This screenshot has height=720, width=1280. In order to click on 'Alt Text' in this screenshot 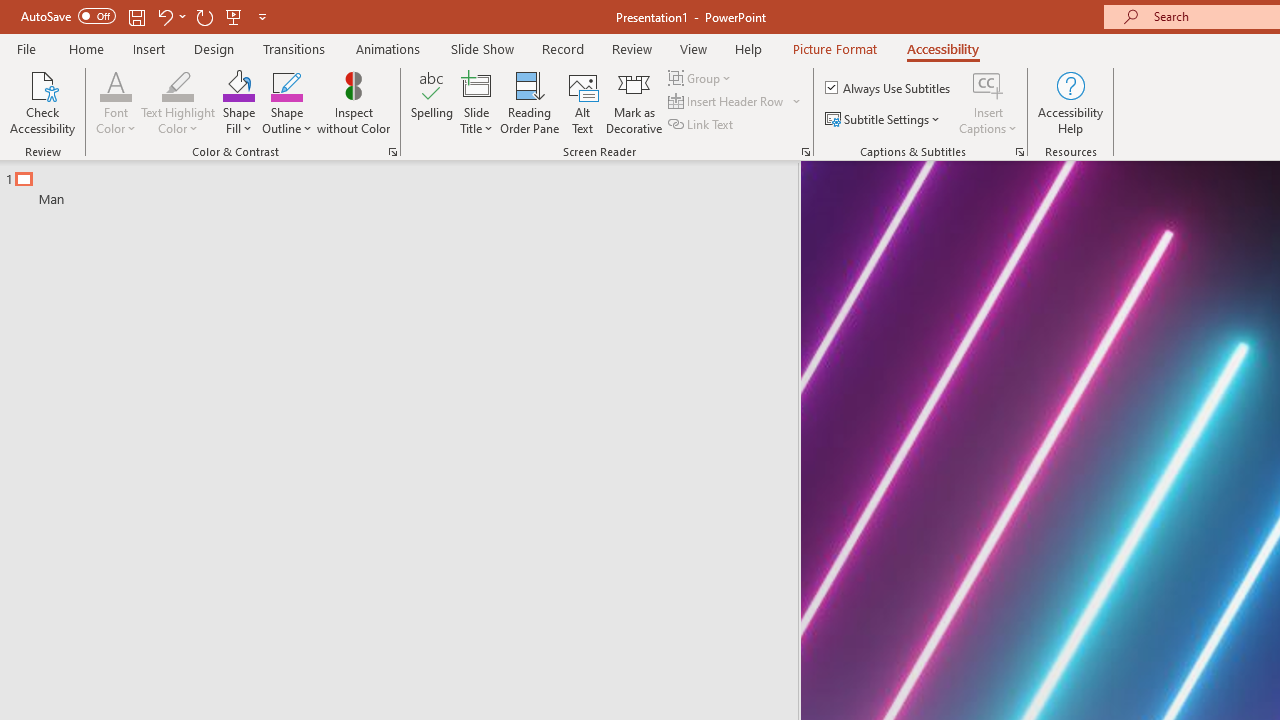, I will do `click(582, 103)`.